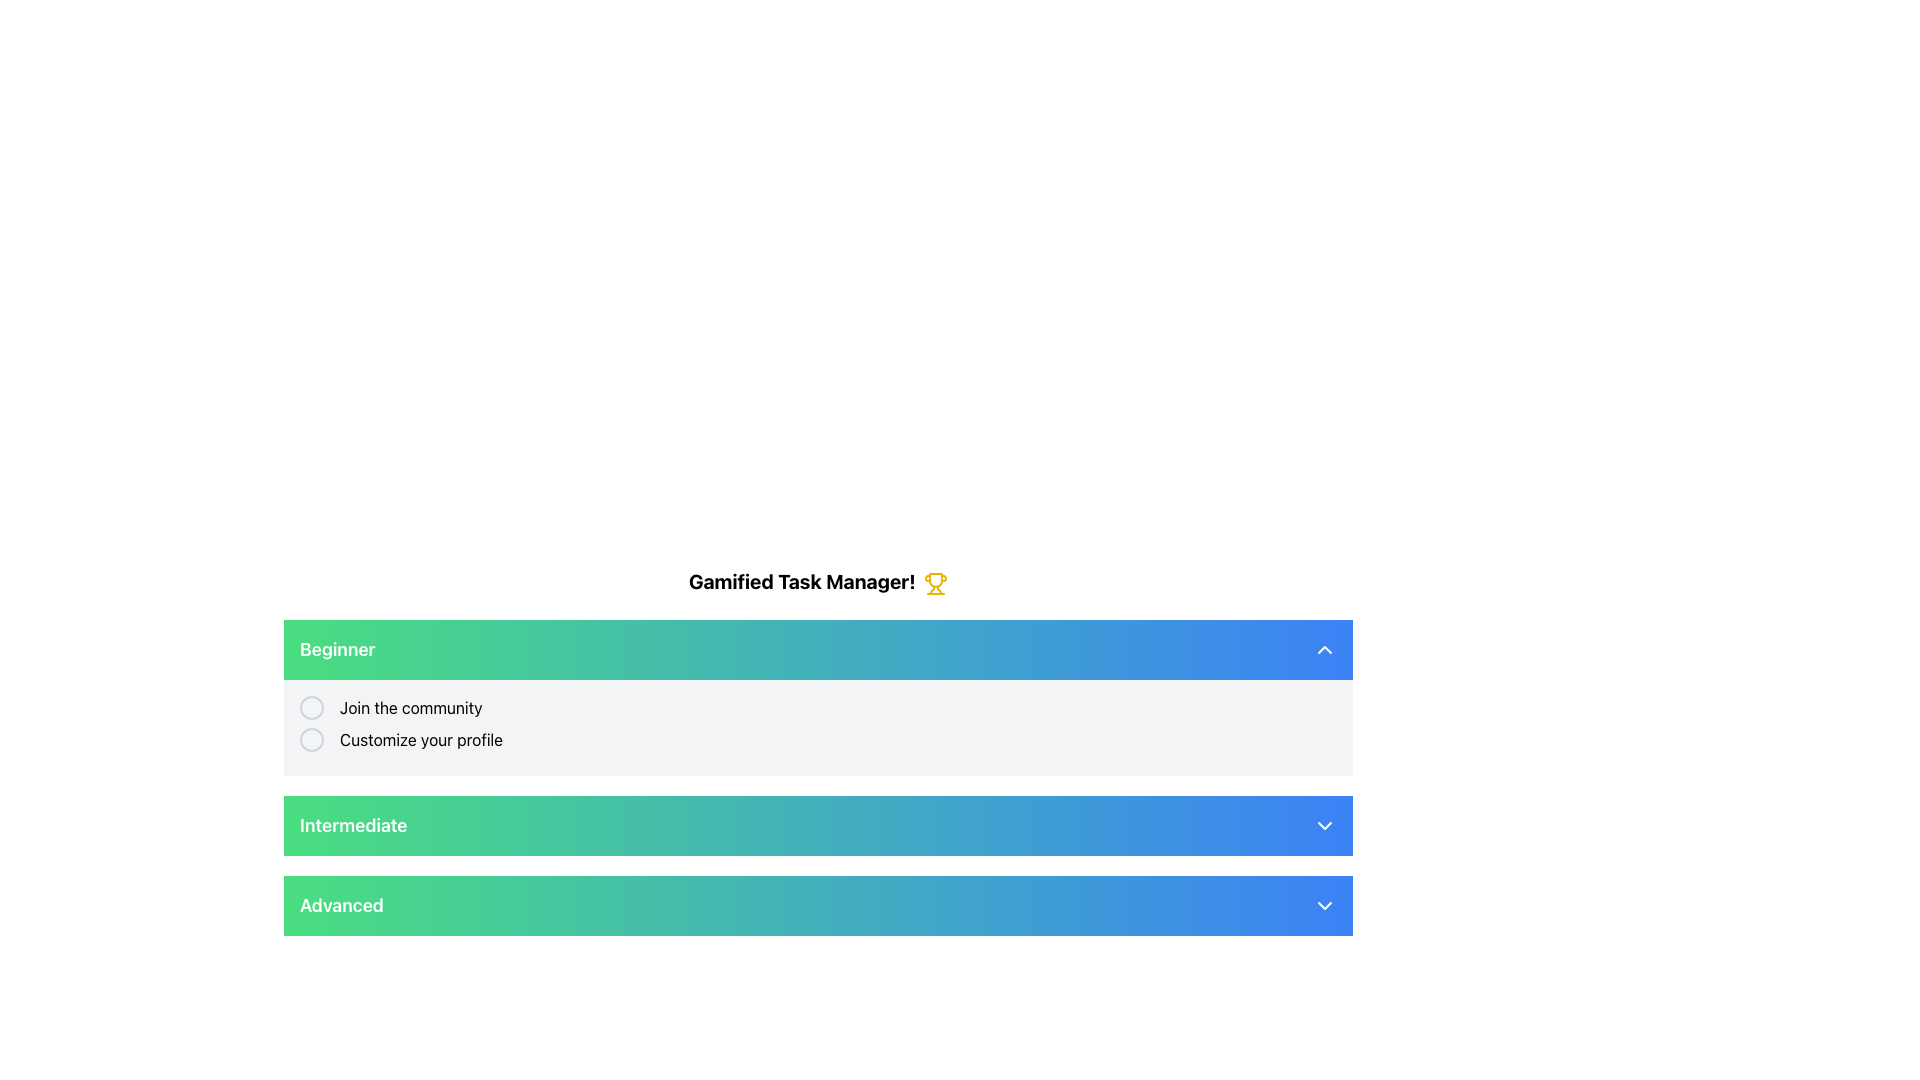 The height and width of the screenshot is (1080, 1920). Describe the element at coordinates (1324, 906) in the screenshot. I see `the chevron-type arrow icon located at the far-right side of the 'Advanced' section` at that location.